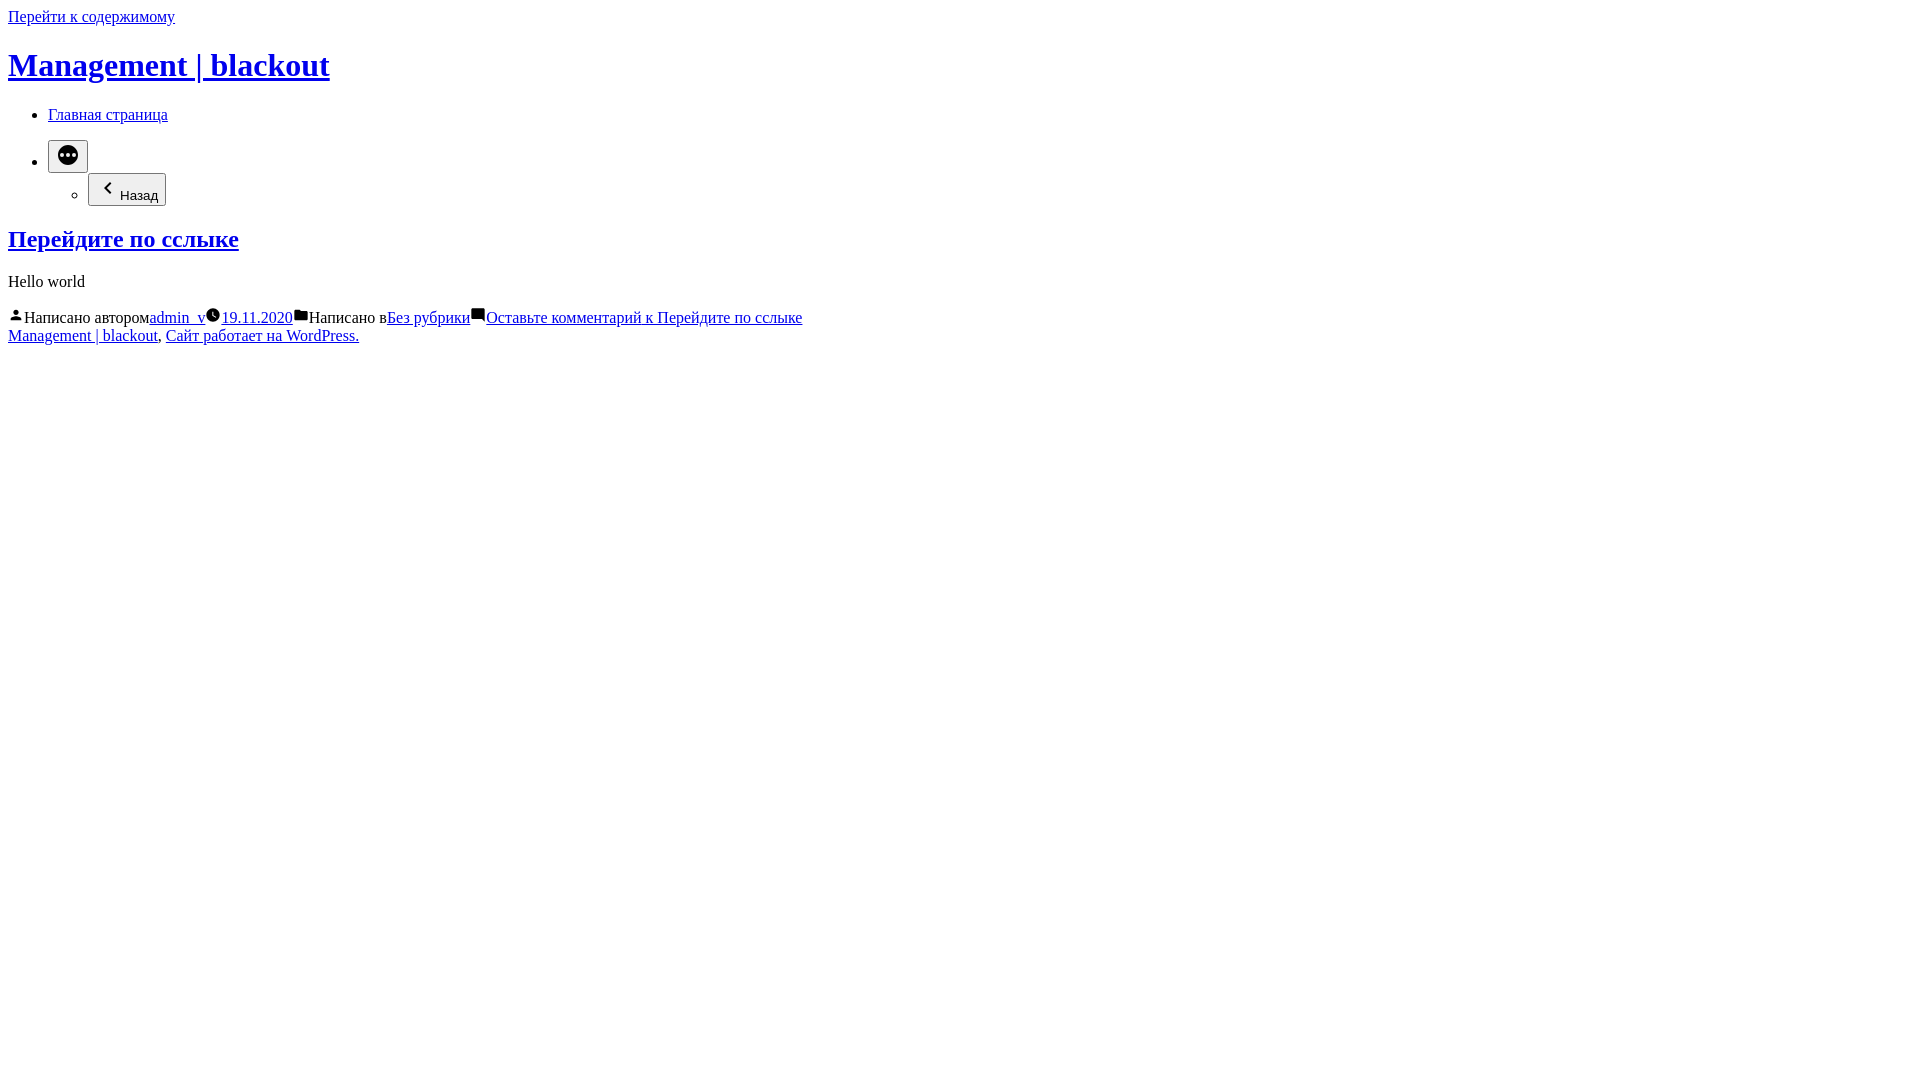 This screenshot has height=1080, width=1920. What do you see at coordinates (81, 334) in the screenshot?
I see `'Management | blackout'` at bounding box center [81, 334].